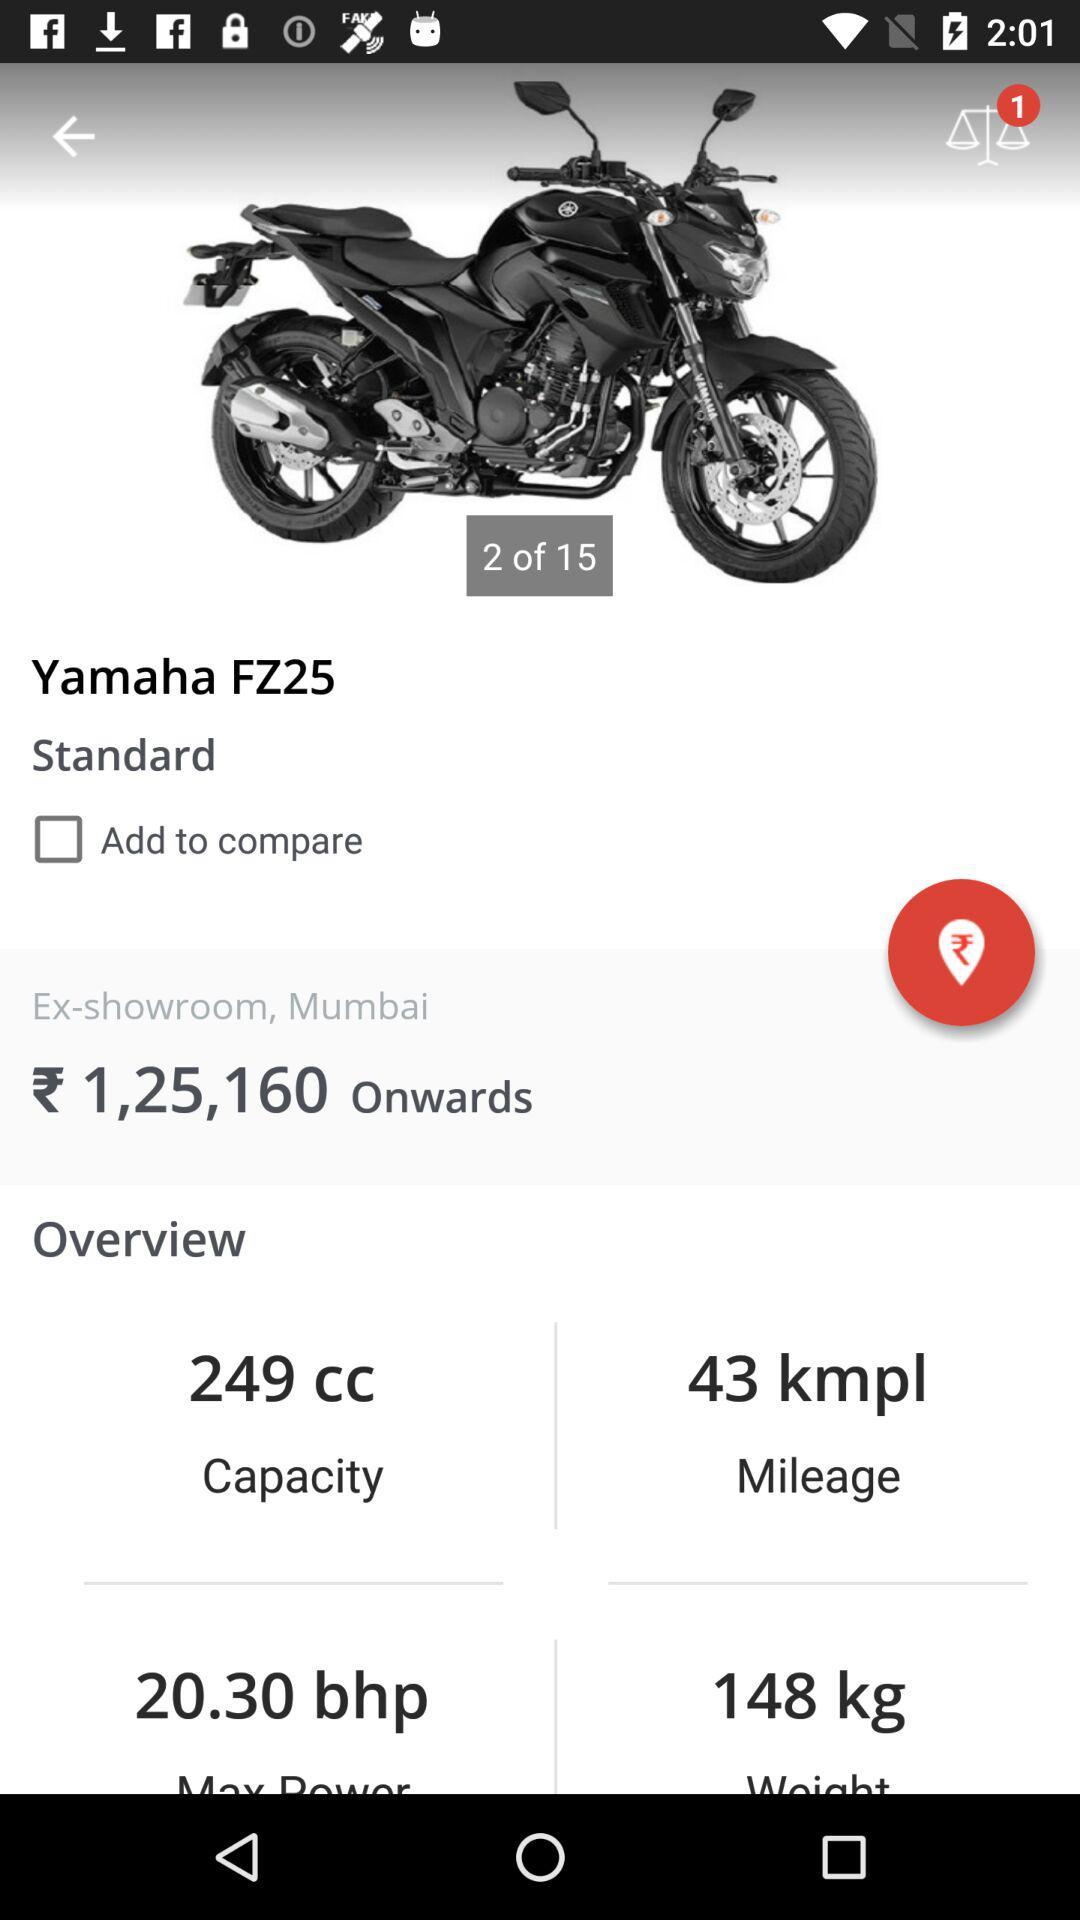  Describe the element at coordinates (960, 951) in the screenshot. I see `icon which has currency symbol on it` at that location.